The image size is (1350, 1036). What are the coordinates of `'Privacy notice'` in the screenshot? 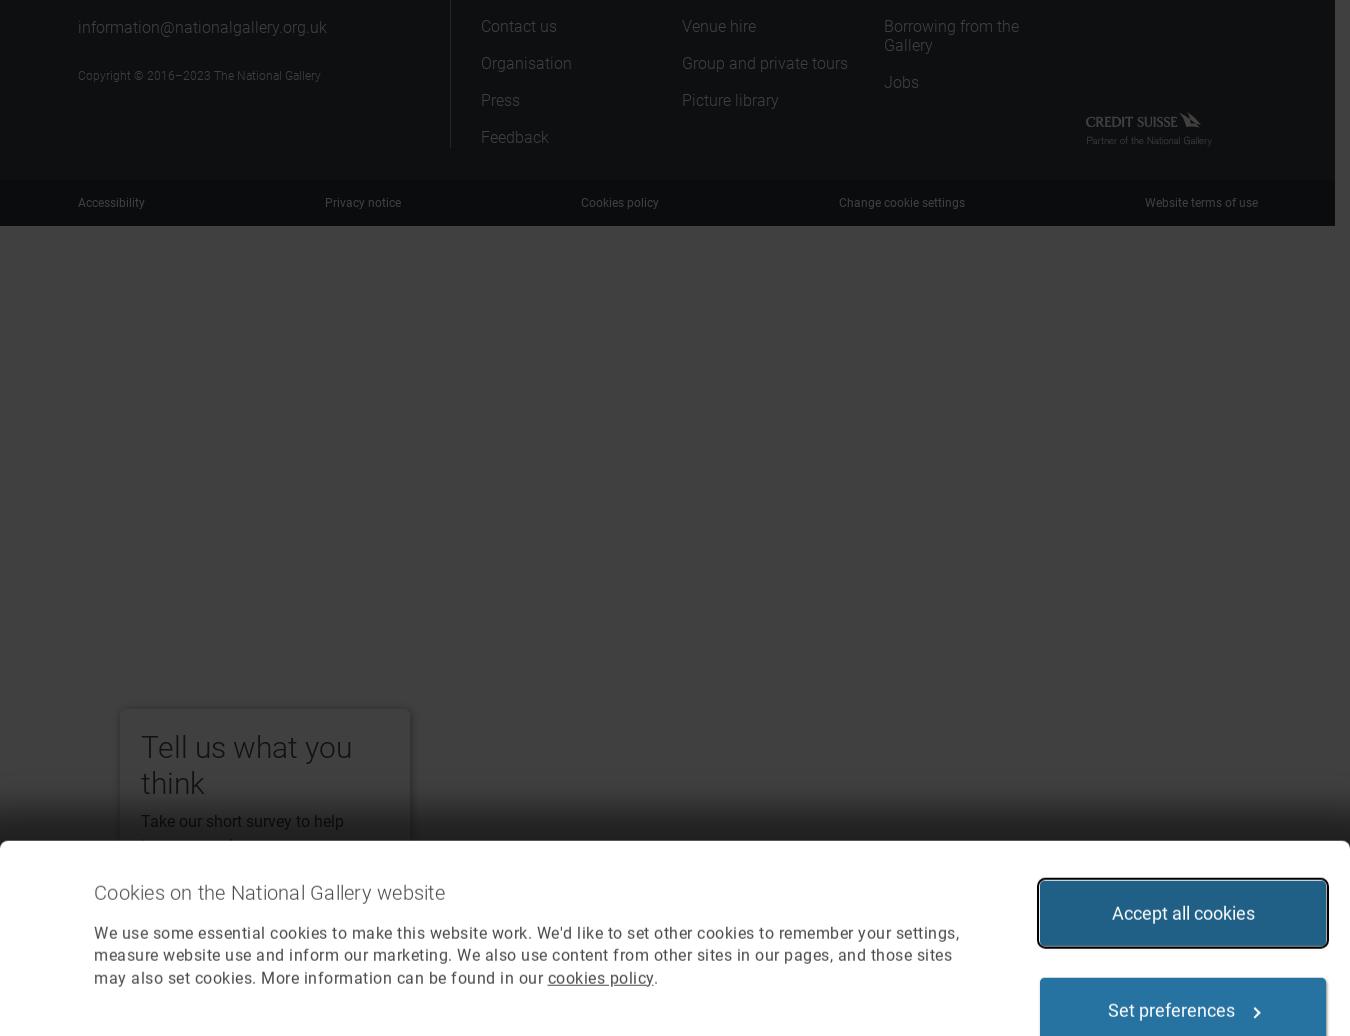 It's located at (323, 202).